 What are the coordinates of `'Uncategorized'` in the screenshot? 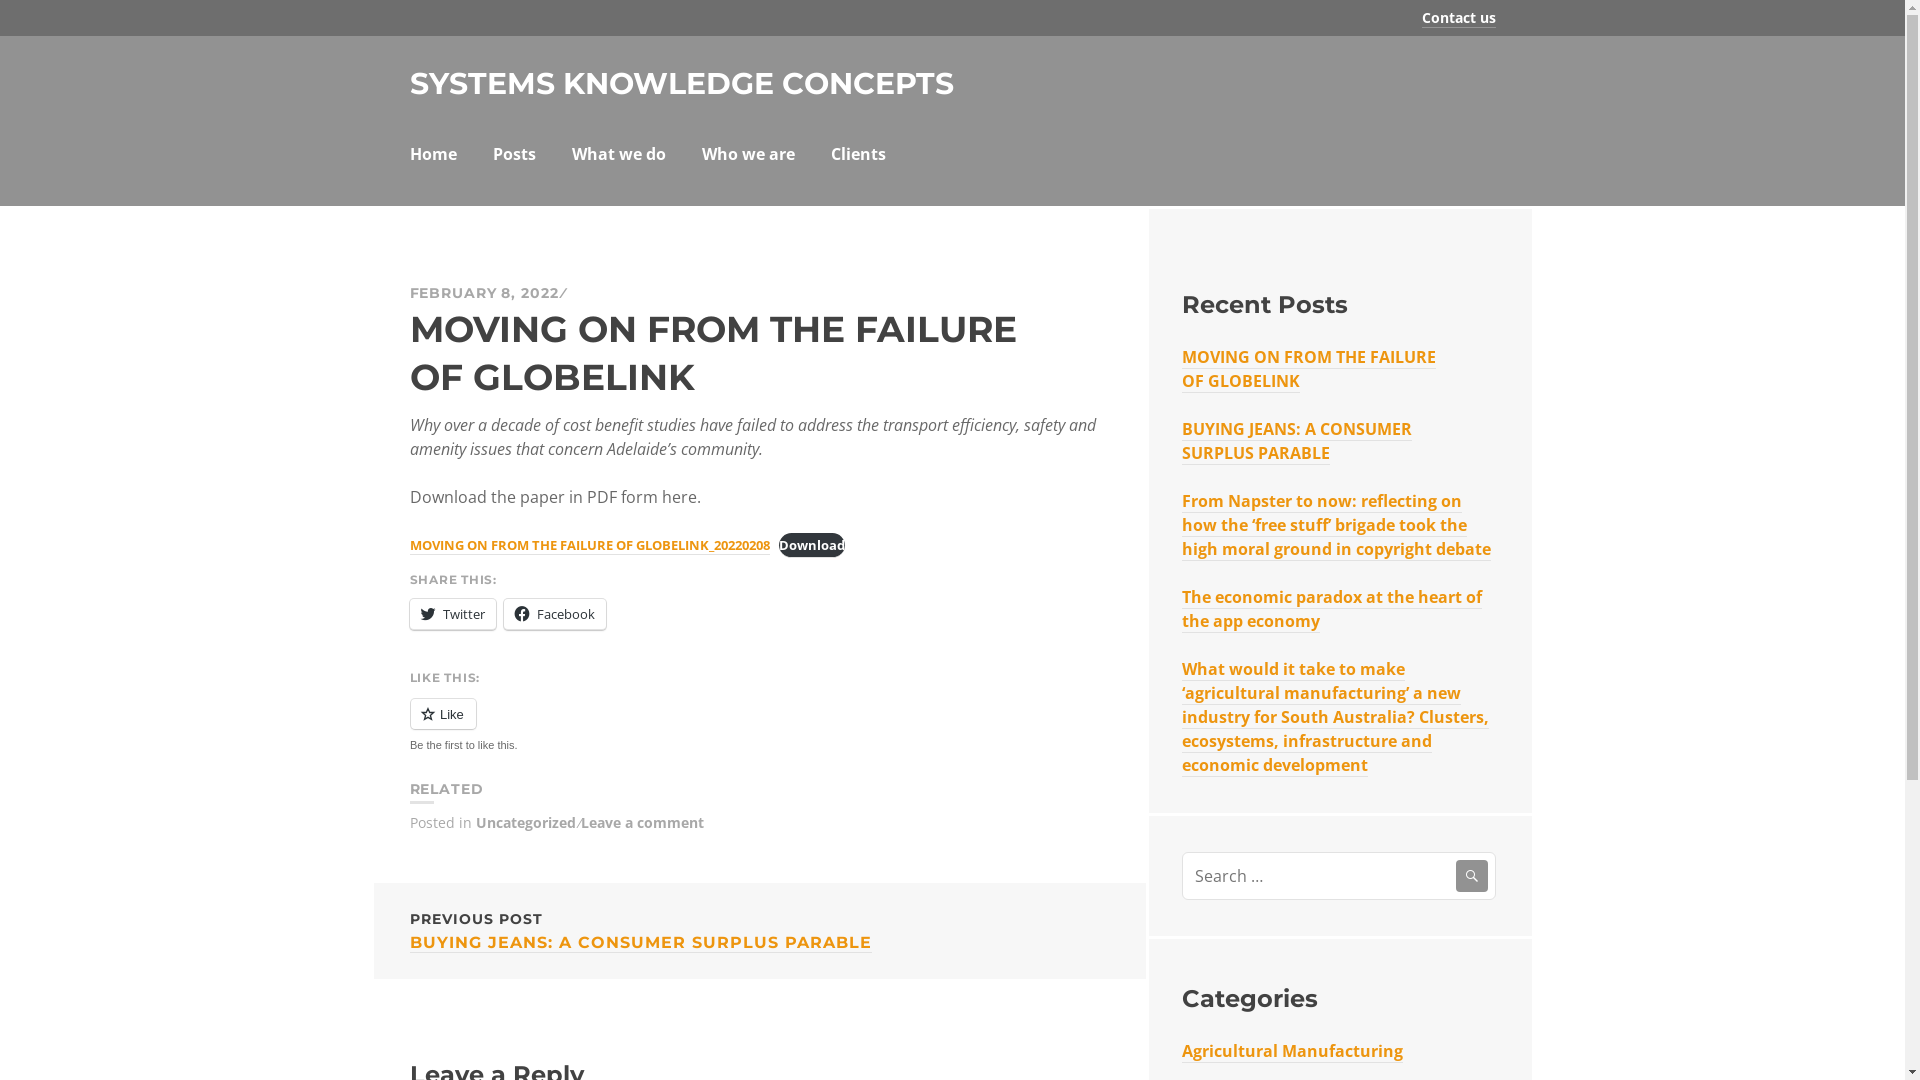 It's located at (526, 822).